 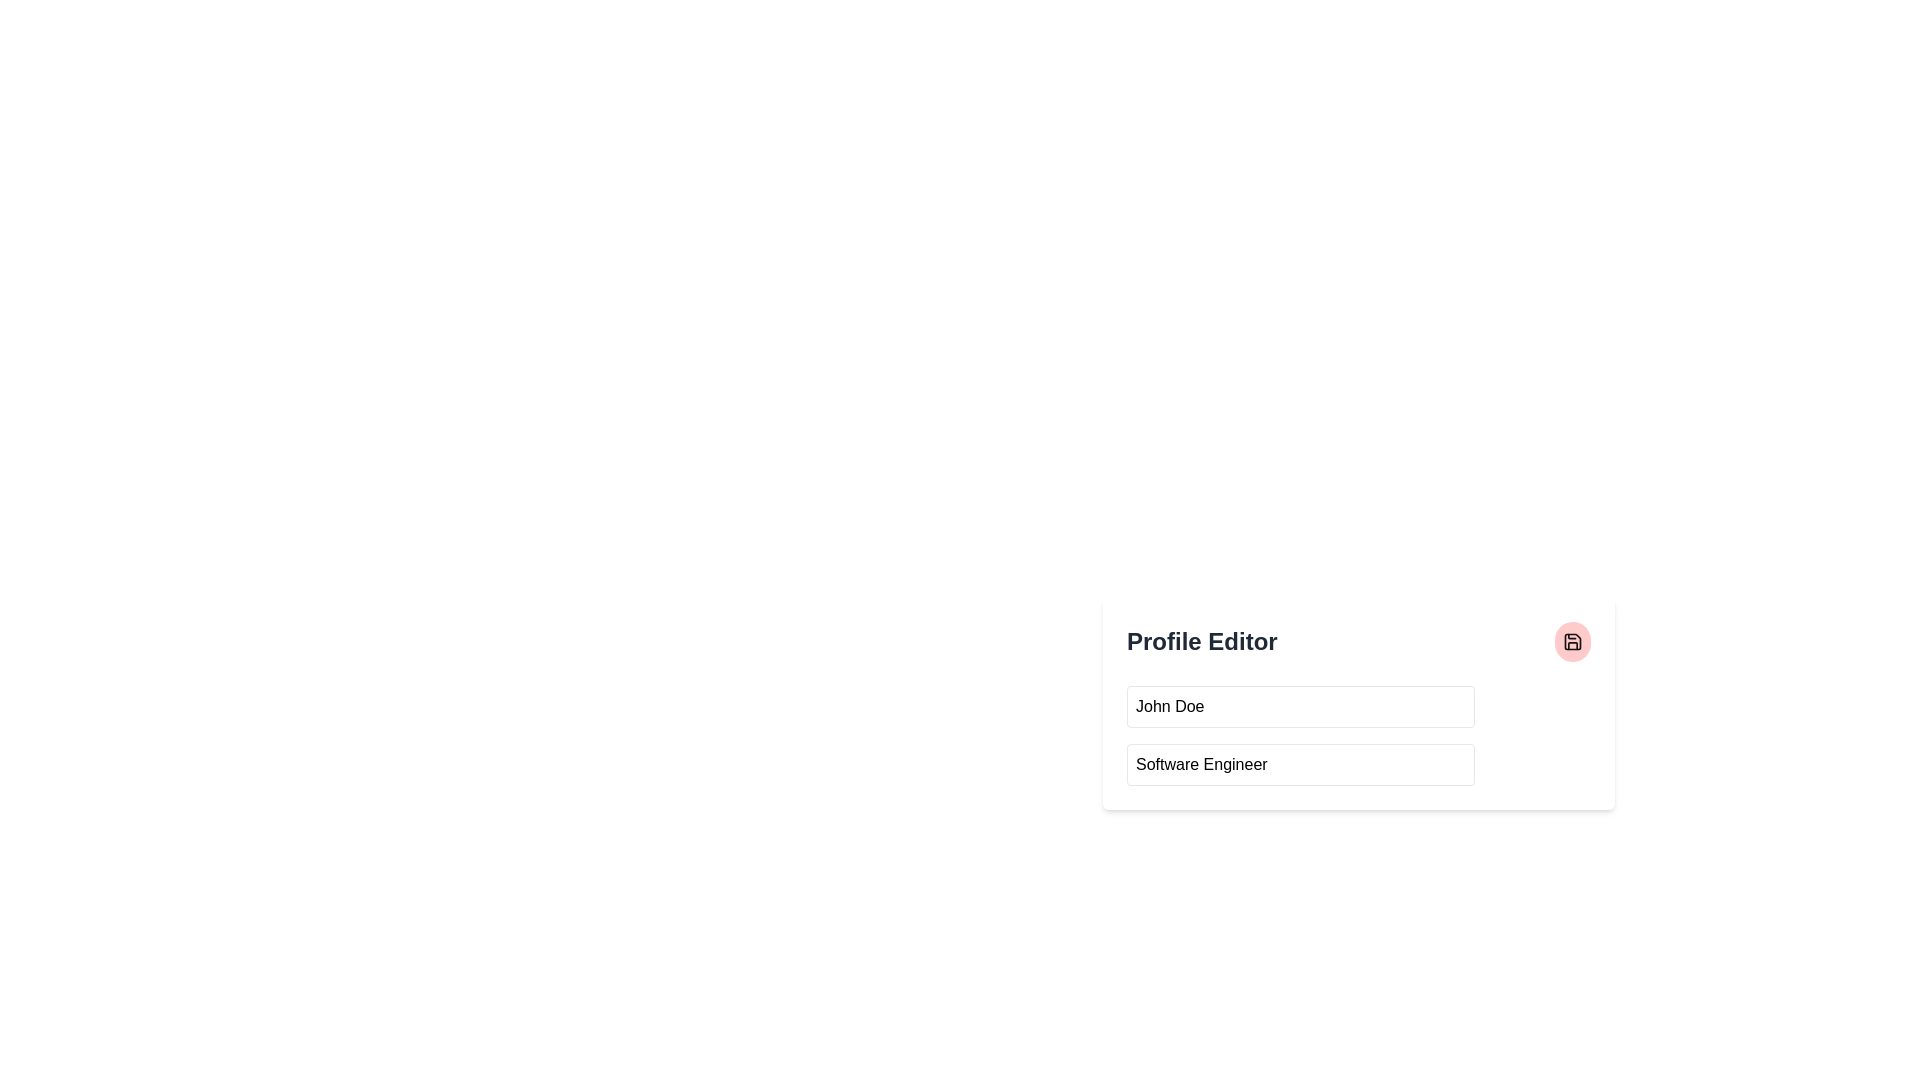 What do you see at coordinates (1572, 641) in the screenshot?
I see `the save icon located in the top-right corner of the 'Profile Editor' panel` at bounding box center [1572, 641].